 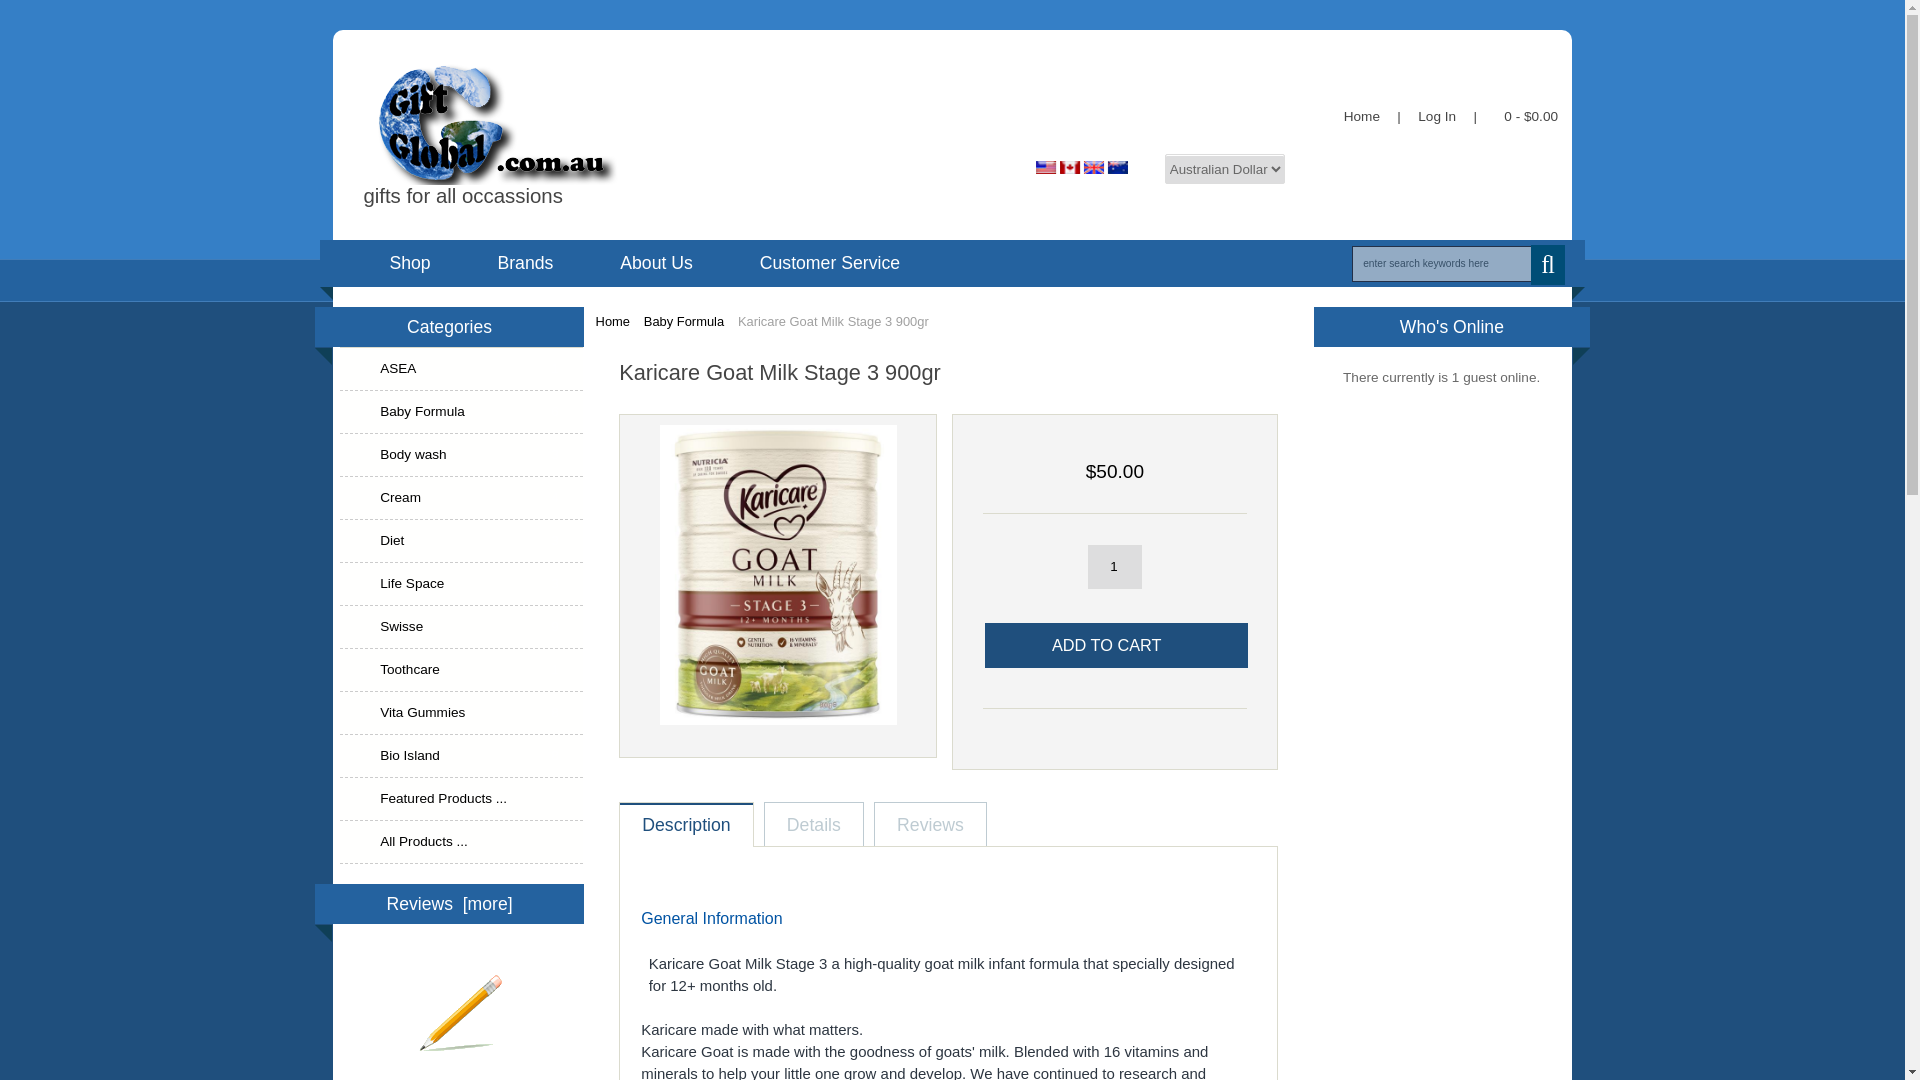 What do you see at coordinates (460, 411) in the screenshot?
I see `'Baby Formula` at bounding box center [460, 411].